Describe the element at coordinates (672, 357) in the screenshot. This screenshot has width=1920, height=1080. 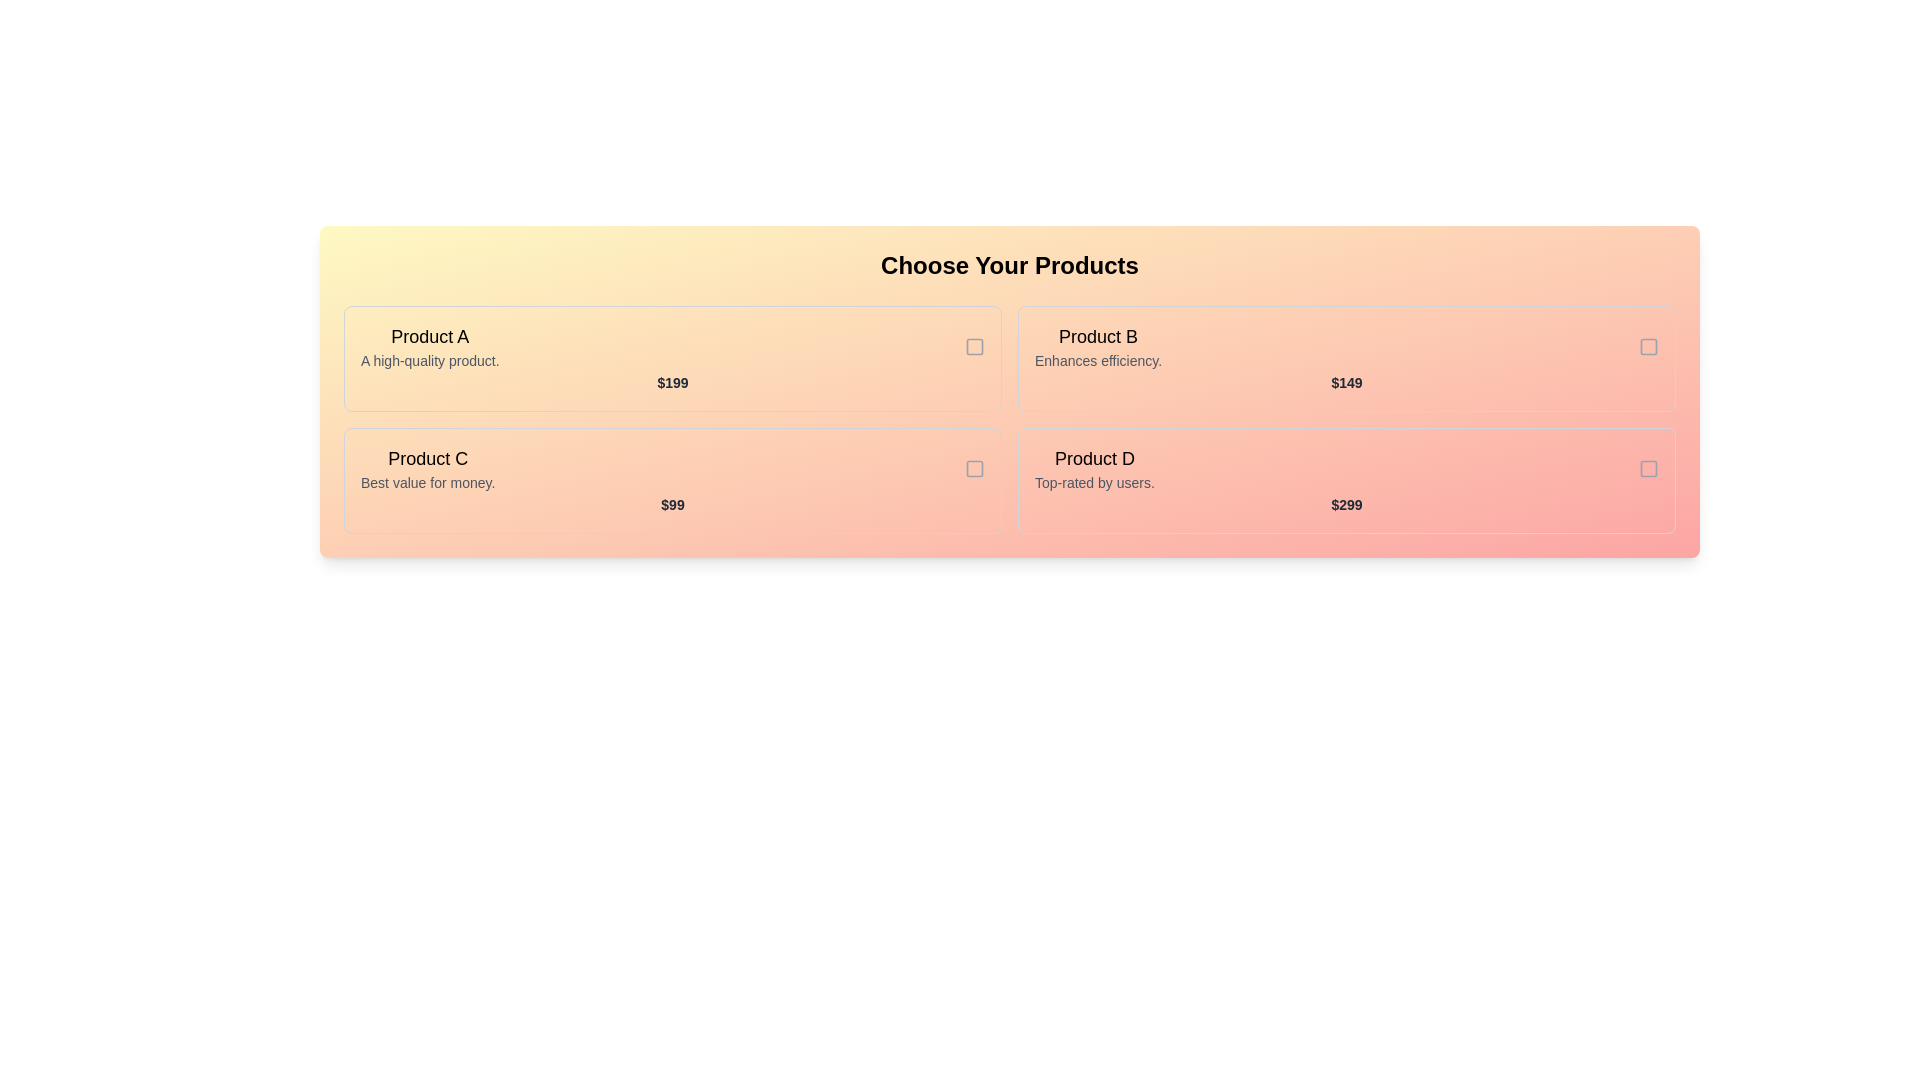
I see `the product card for Product A` at that location.